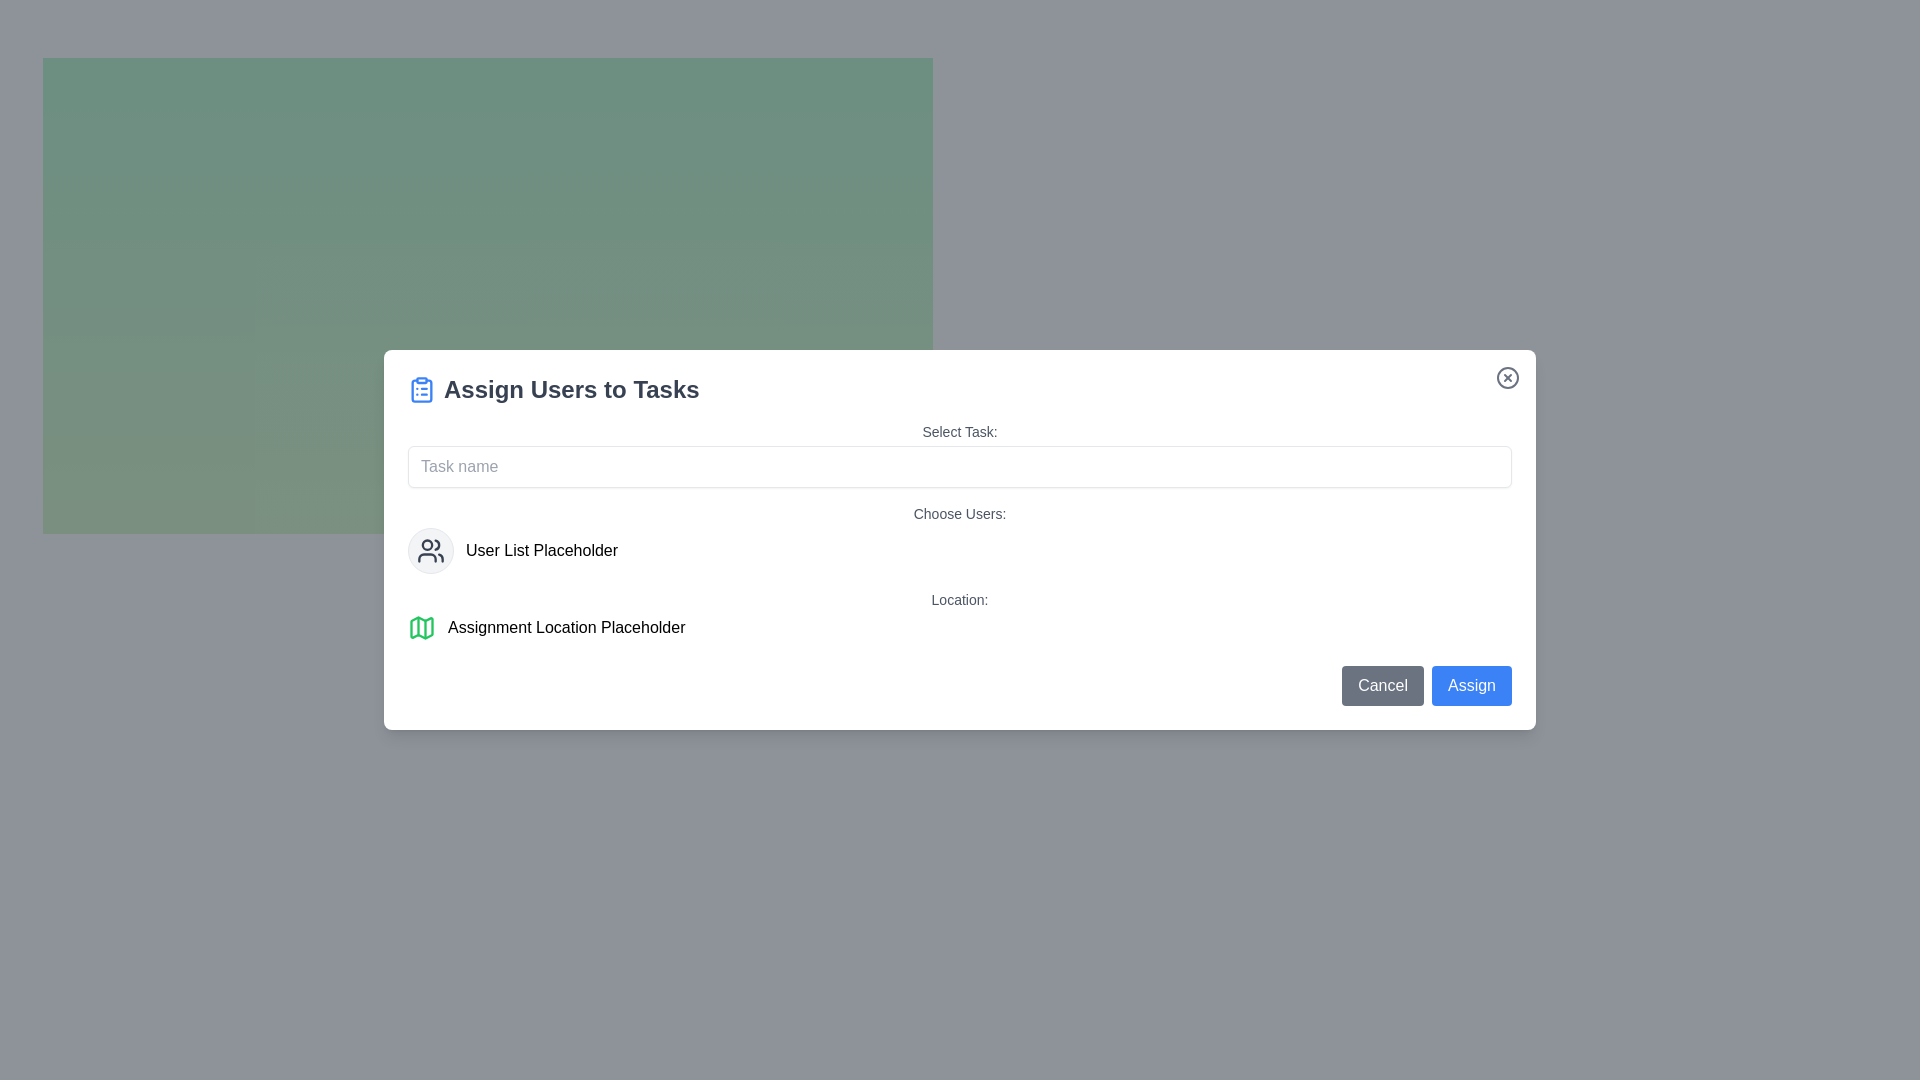 Image resolution: width=1920 pixels, height=1080 pixels. What do you see at coordinates (565, 627) in the screenshot?
I see `the static label that indicates the assignment location, positioned below the 'User List Placeholder' and to the right of the green map icon` at bounding box center [565, 627].